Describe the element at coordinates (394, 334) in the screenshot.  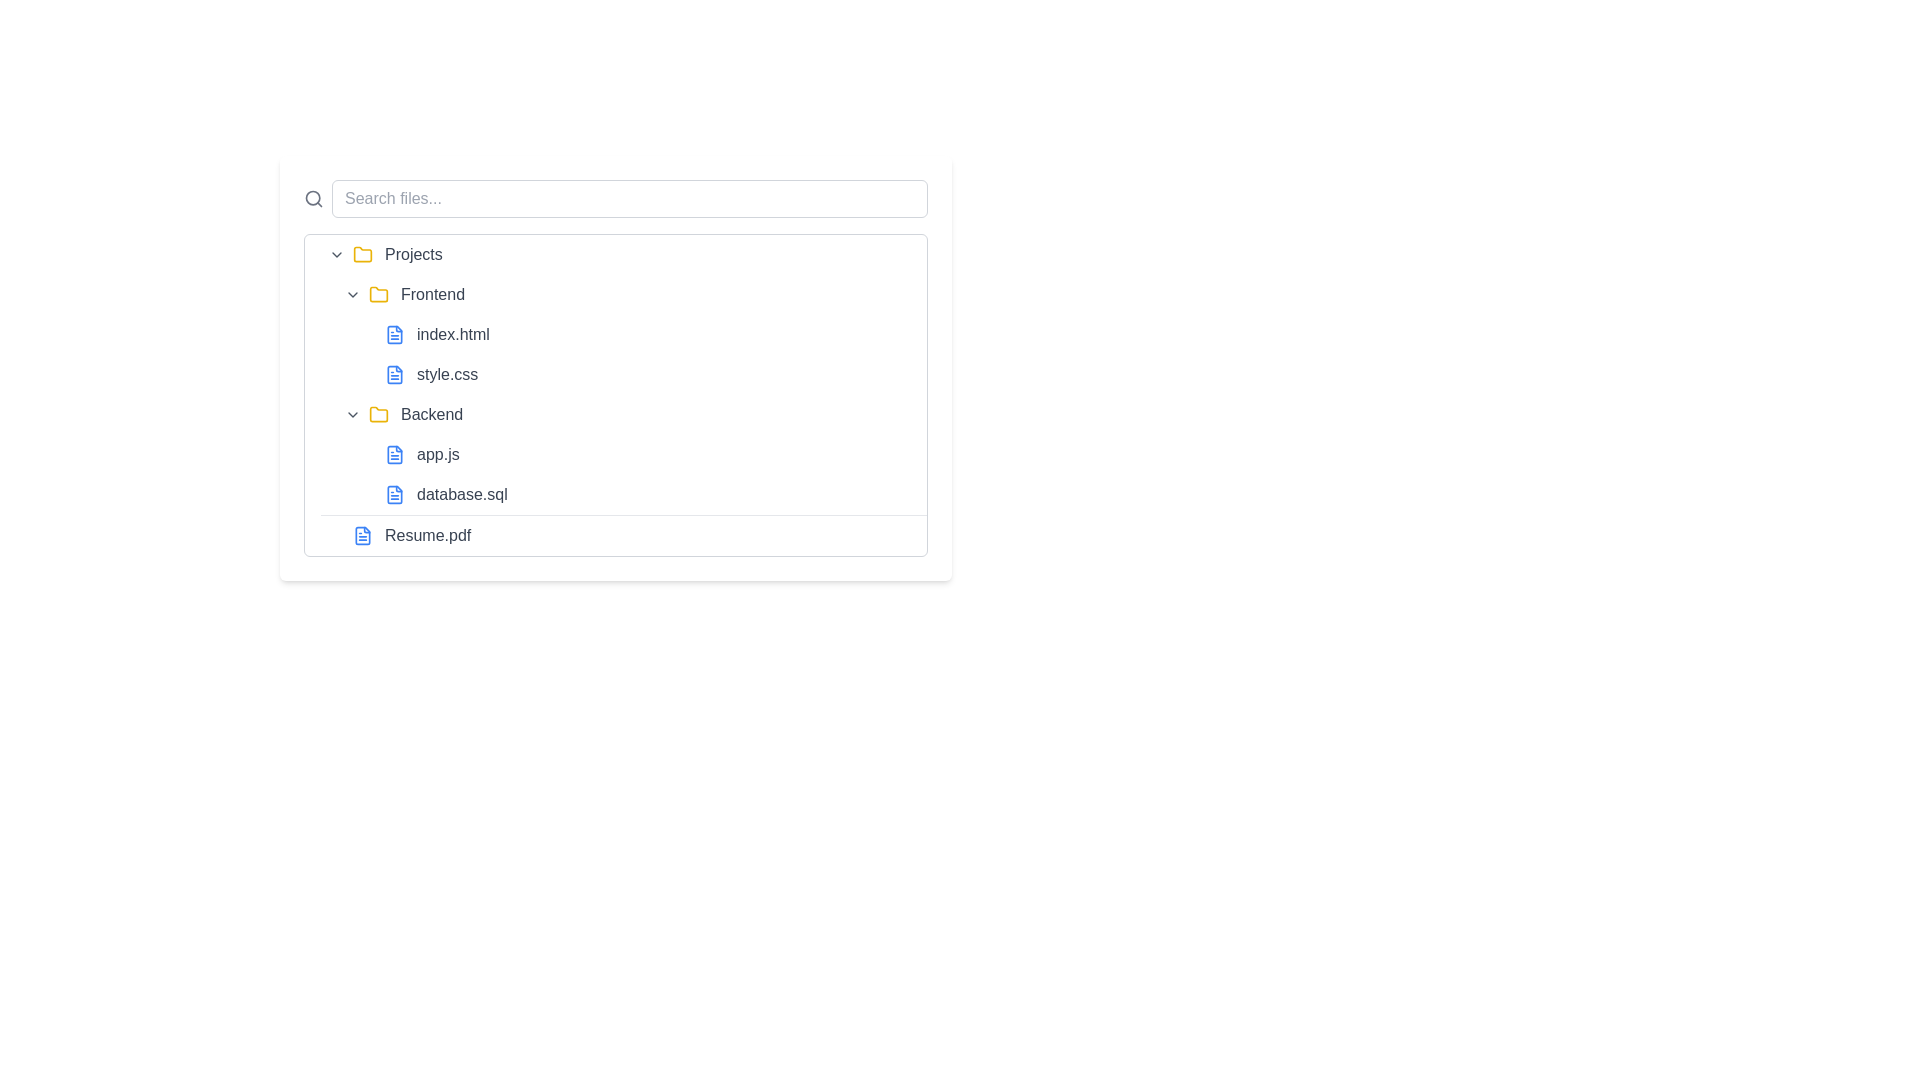
I see `the blue document icon with a folded corner, which is the first icon on the row labeled 'index.html' under the 'Frontend' folder` at that location.